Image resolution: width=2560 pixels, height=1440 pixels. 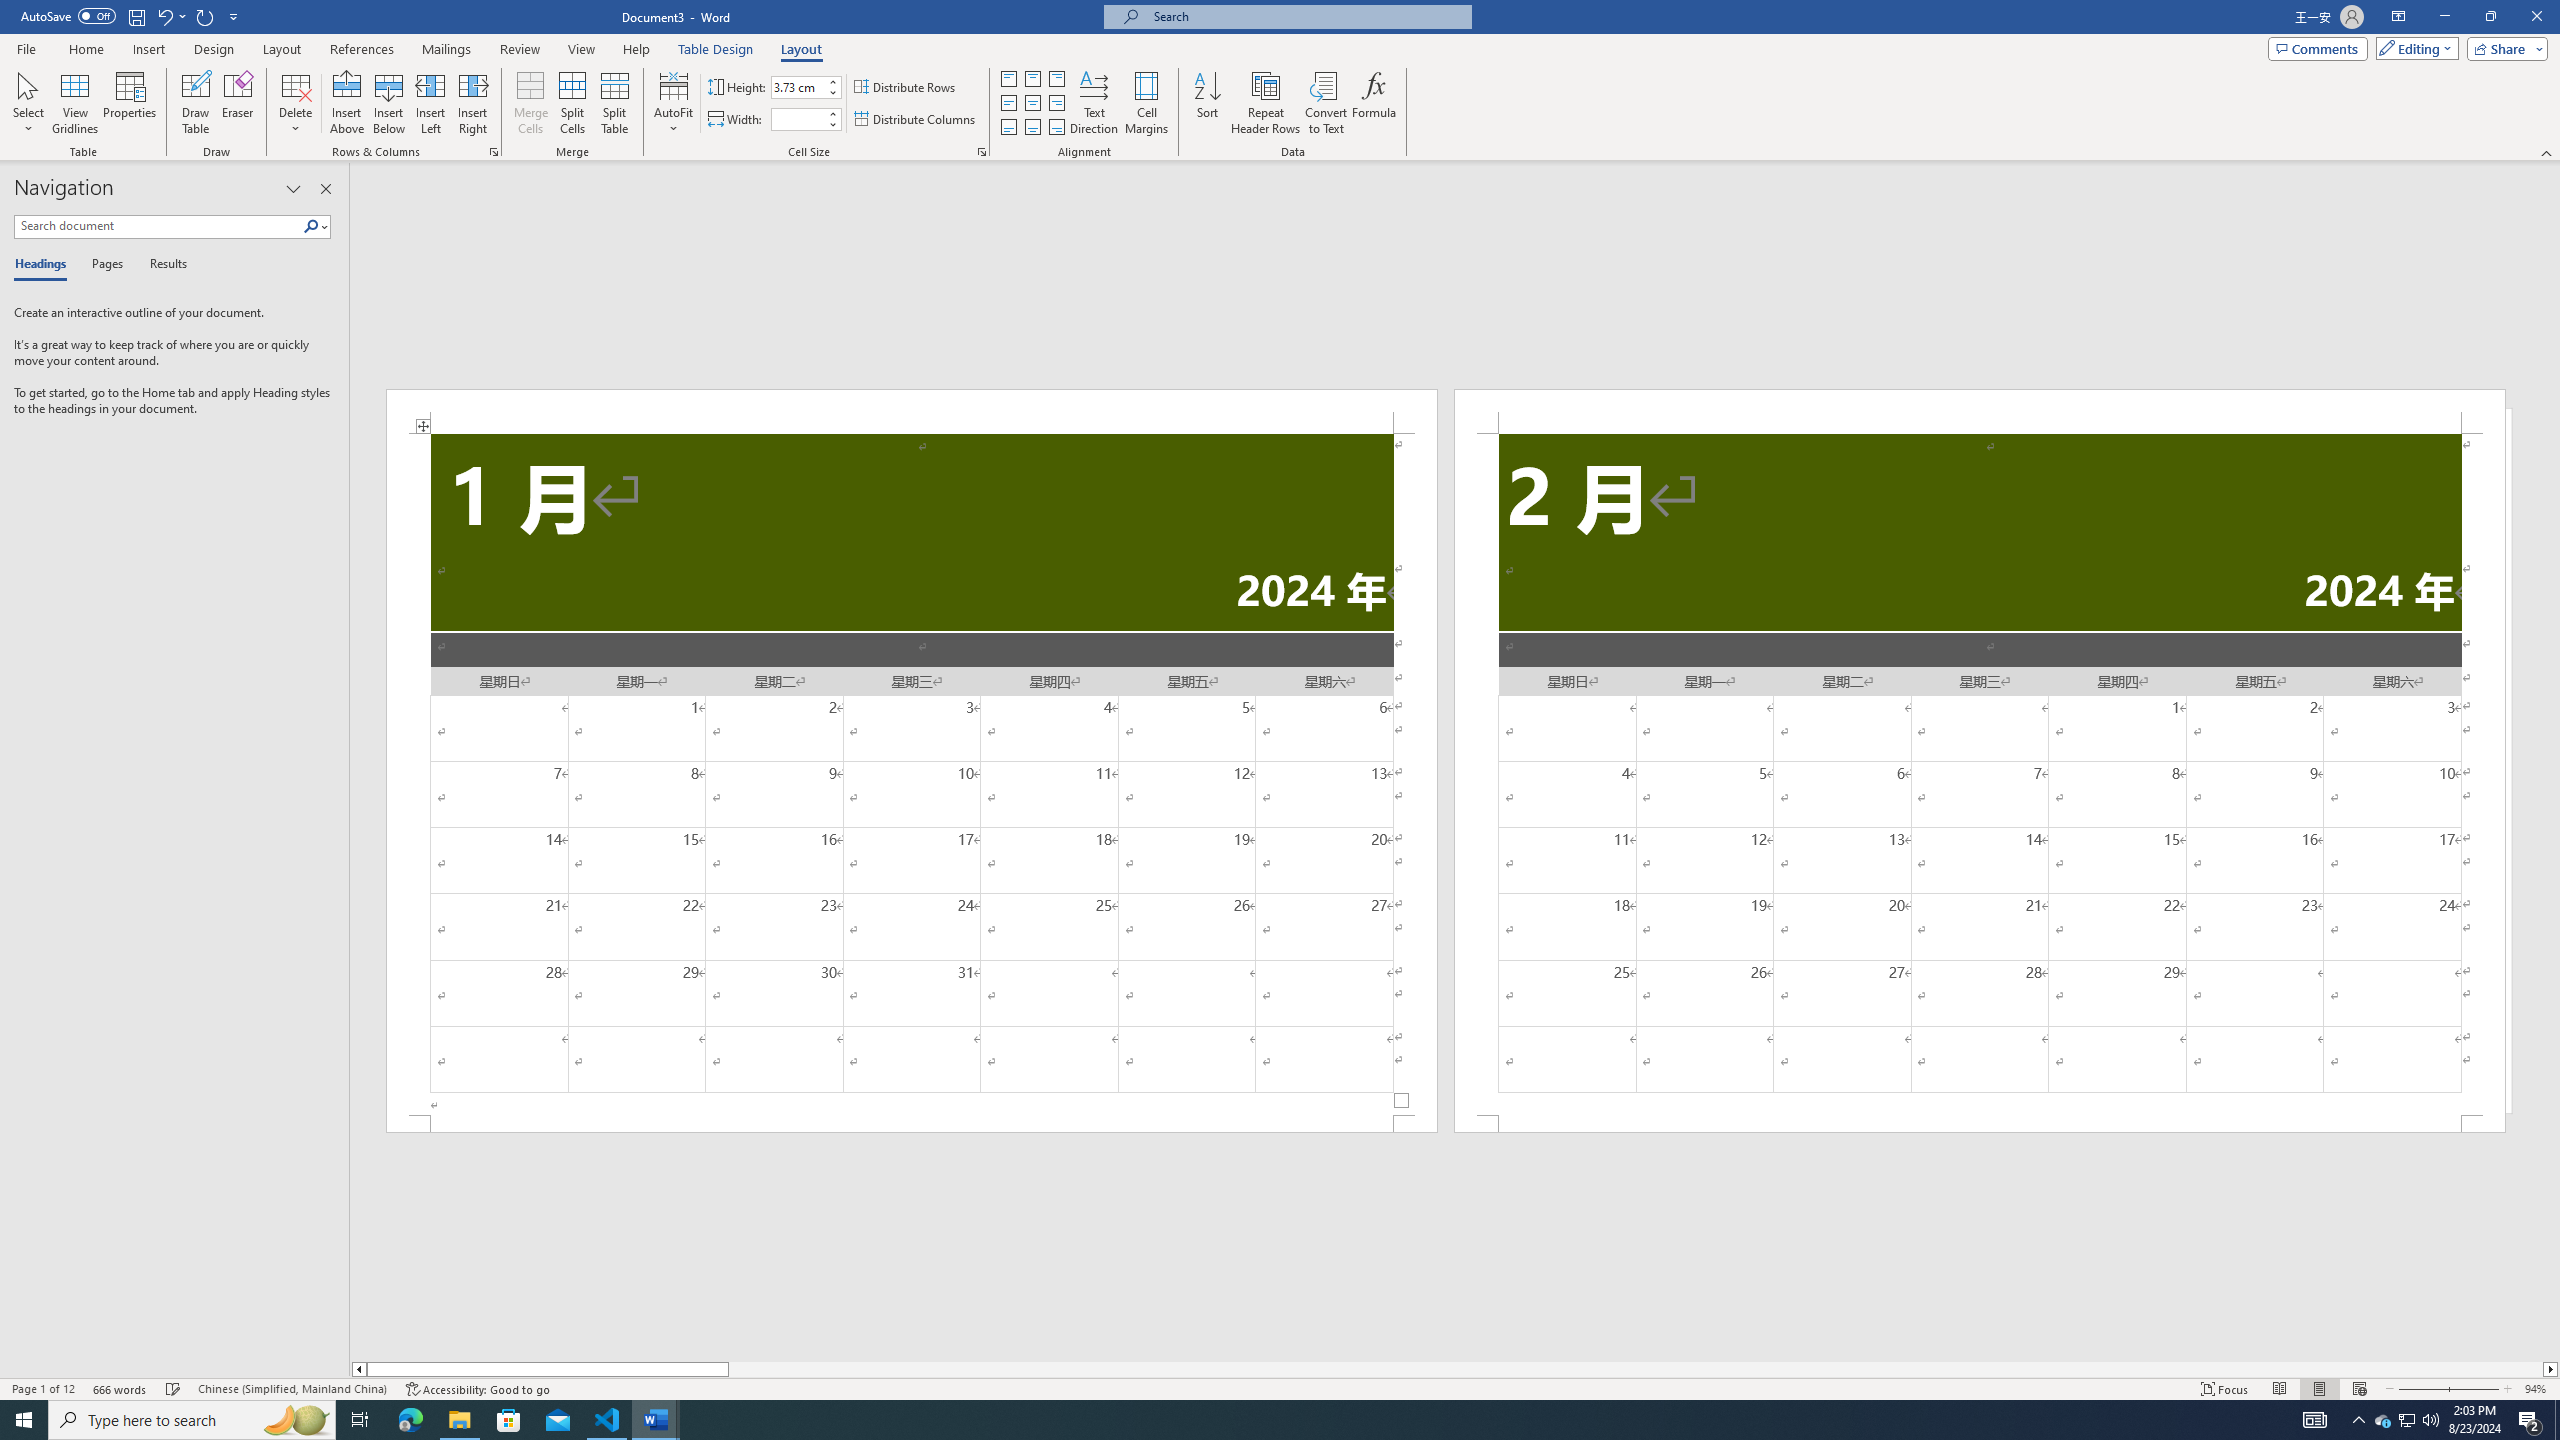 What do you see at coordinates (1325, 103) in the screenshot?
I see `'Convert to Text...'` at bounding box center [1325, 103].